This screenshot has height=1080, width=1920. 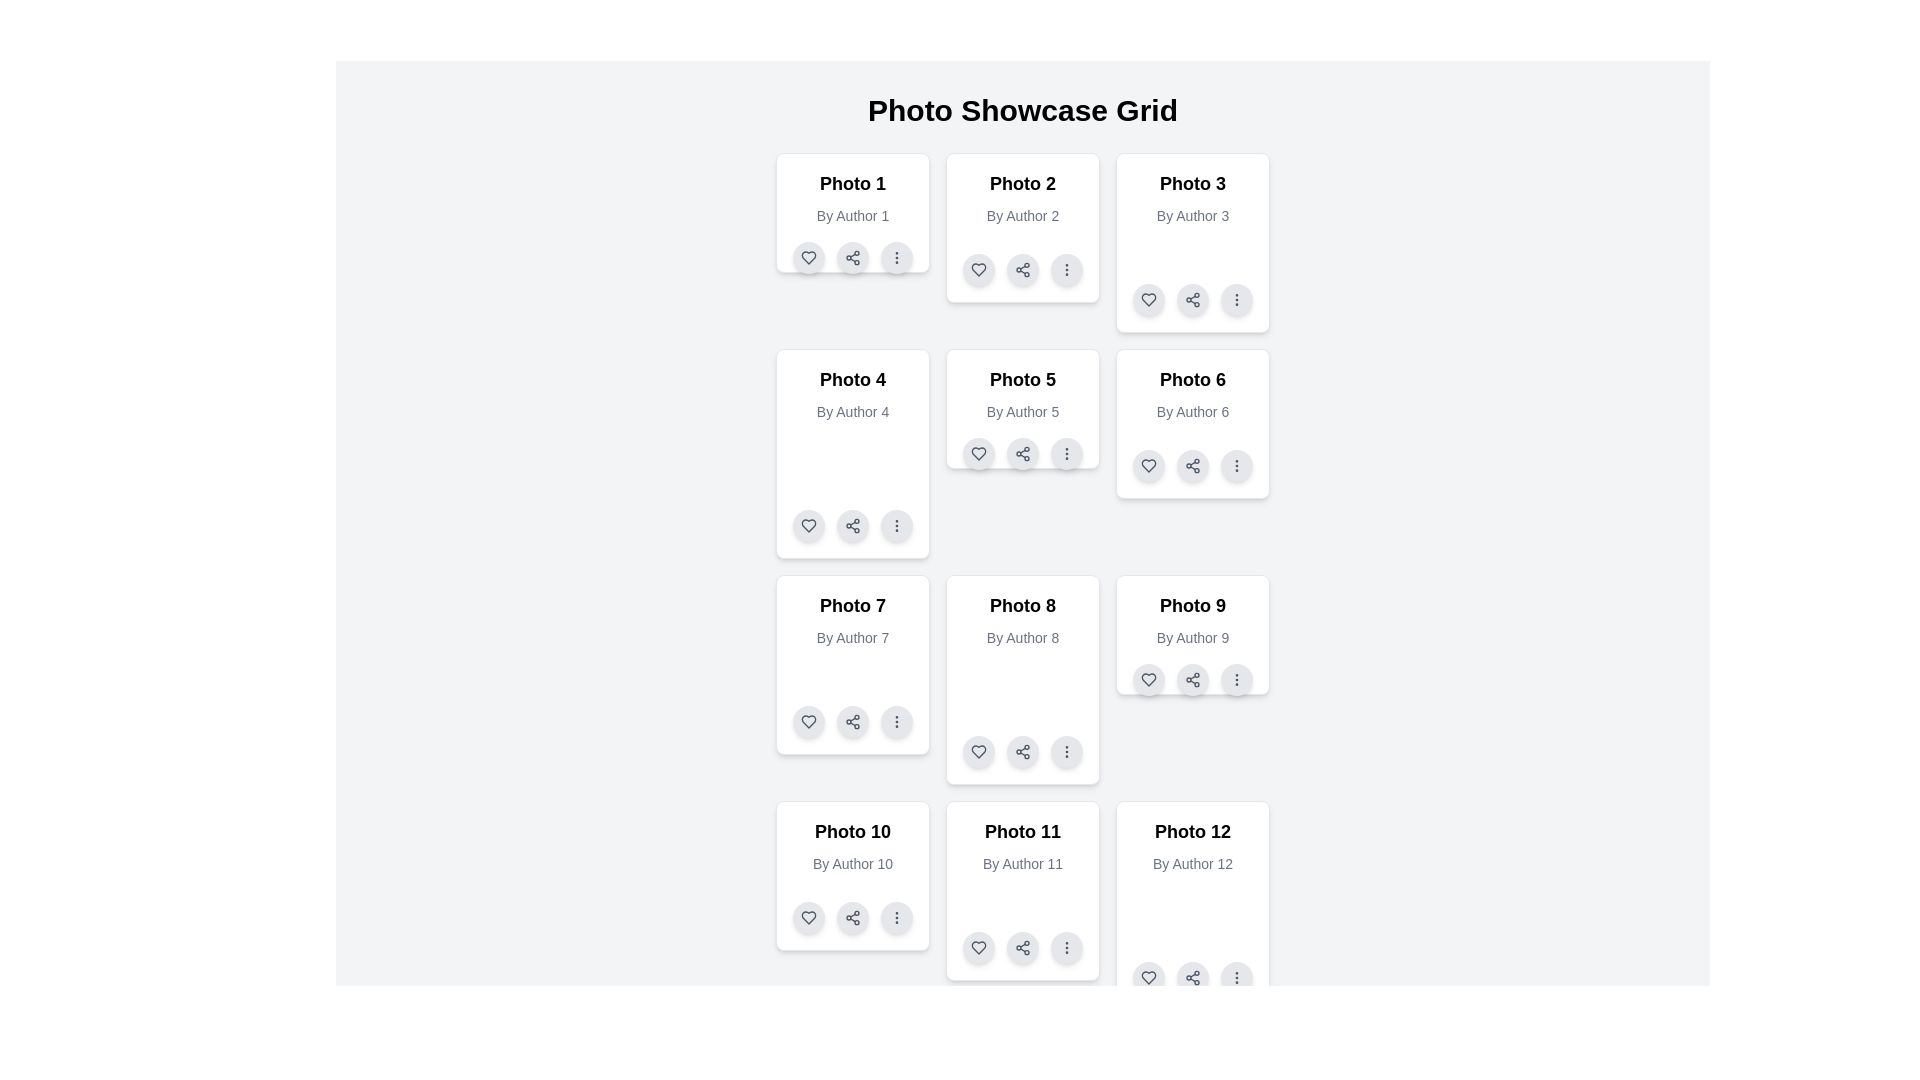 I want to click on the share button icon, which is the central icon in the row of three within the bottom section of the card for 'Photo 6' under 'By Author 6', so click(x=1193, y=466).